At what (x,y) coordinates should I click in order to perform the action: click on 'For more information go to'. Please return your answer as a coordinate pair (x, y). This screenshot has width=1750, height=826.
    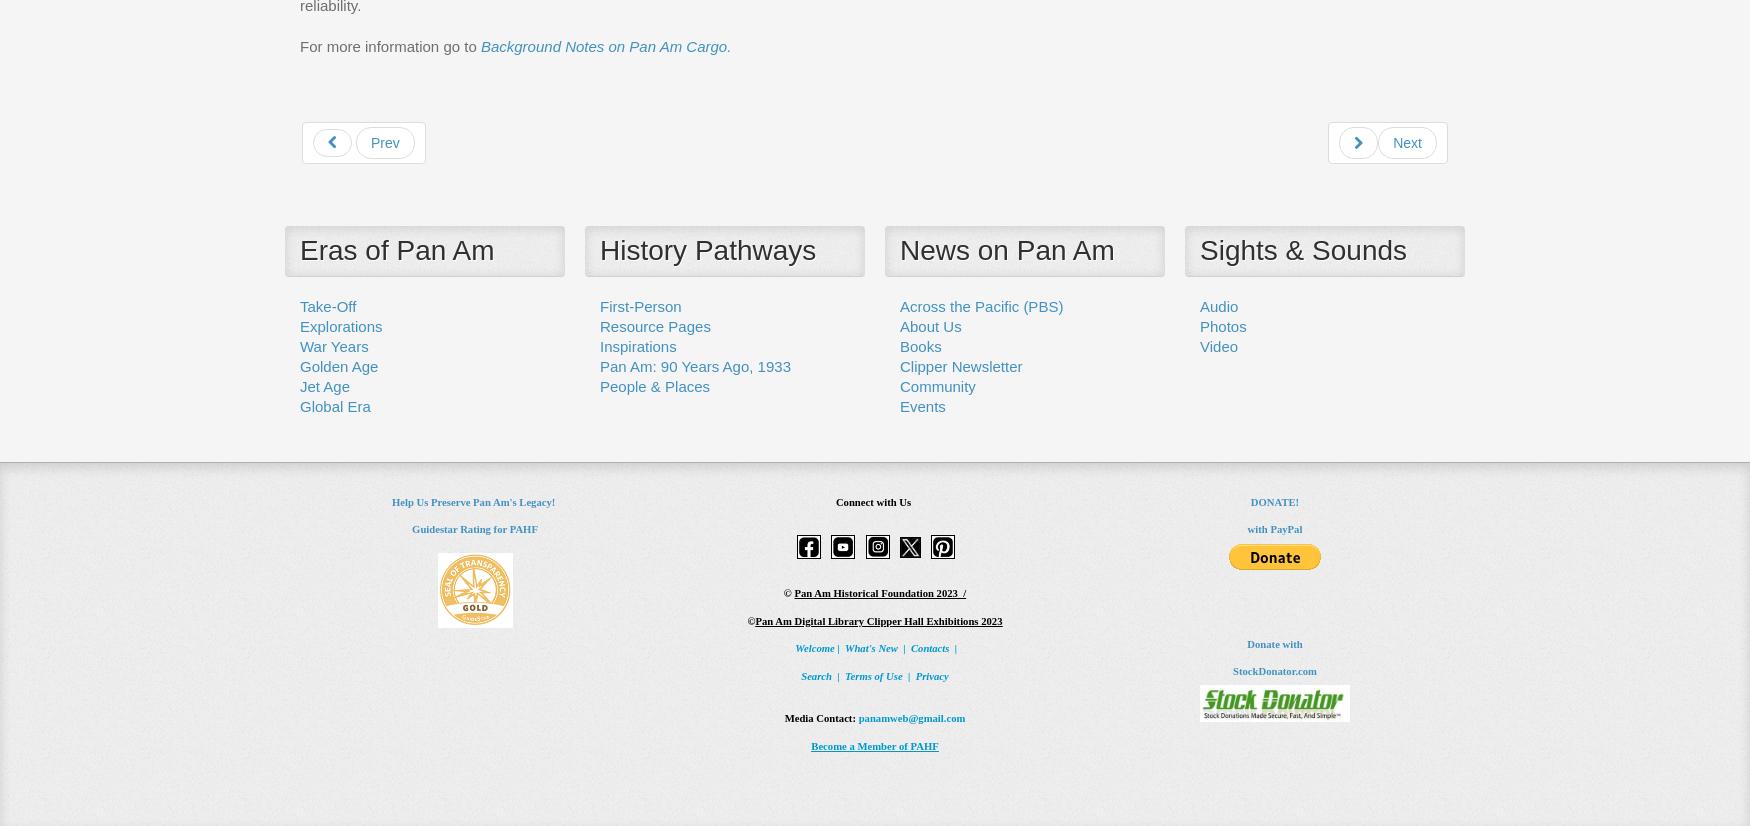
    Looking at the image, I should click on (389, 44).